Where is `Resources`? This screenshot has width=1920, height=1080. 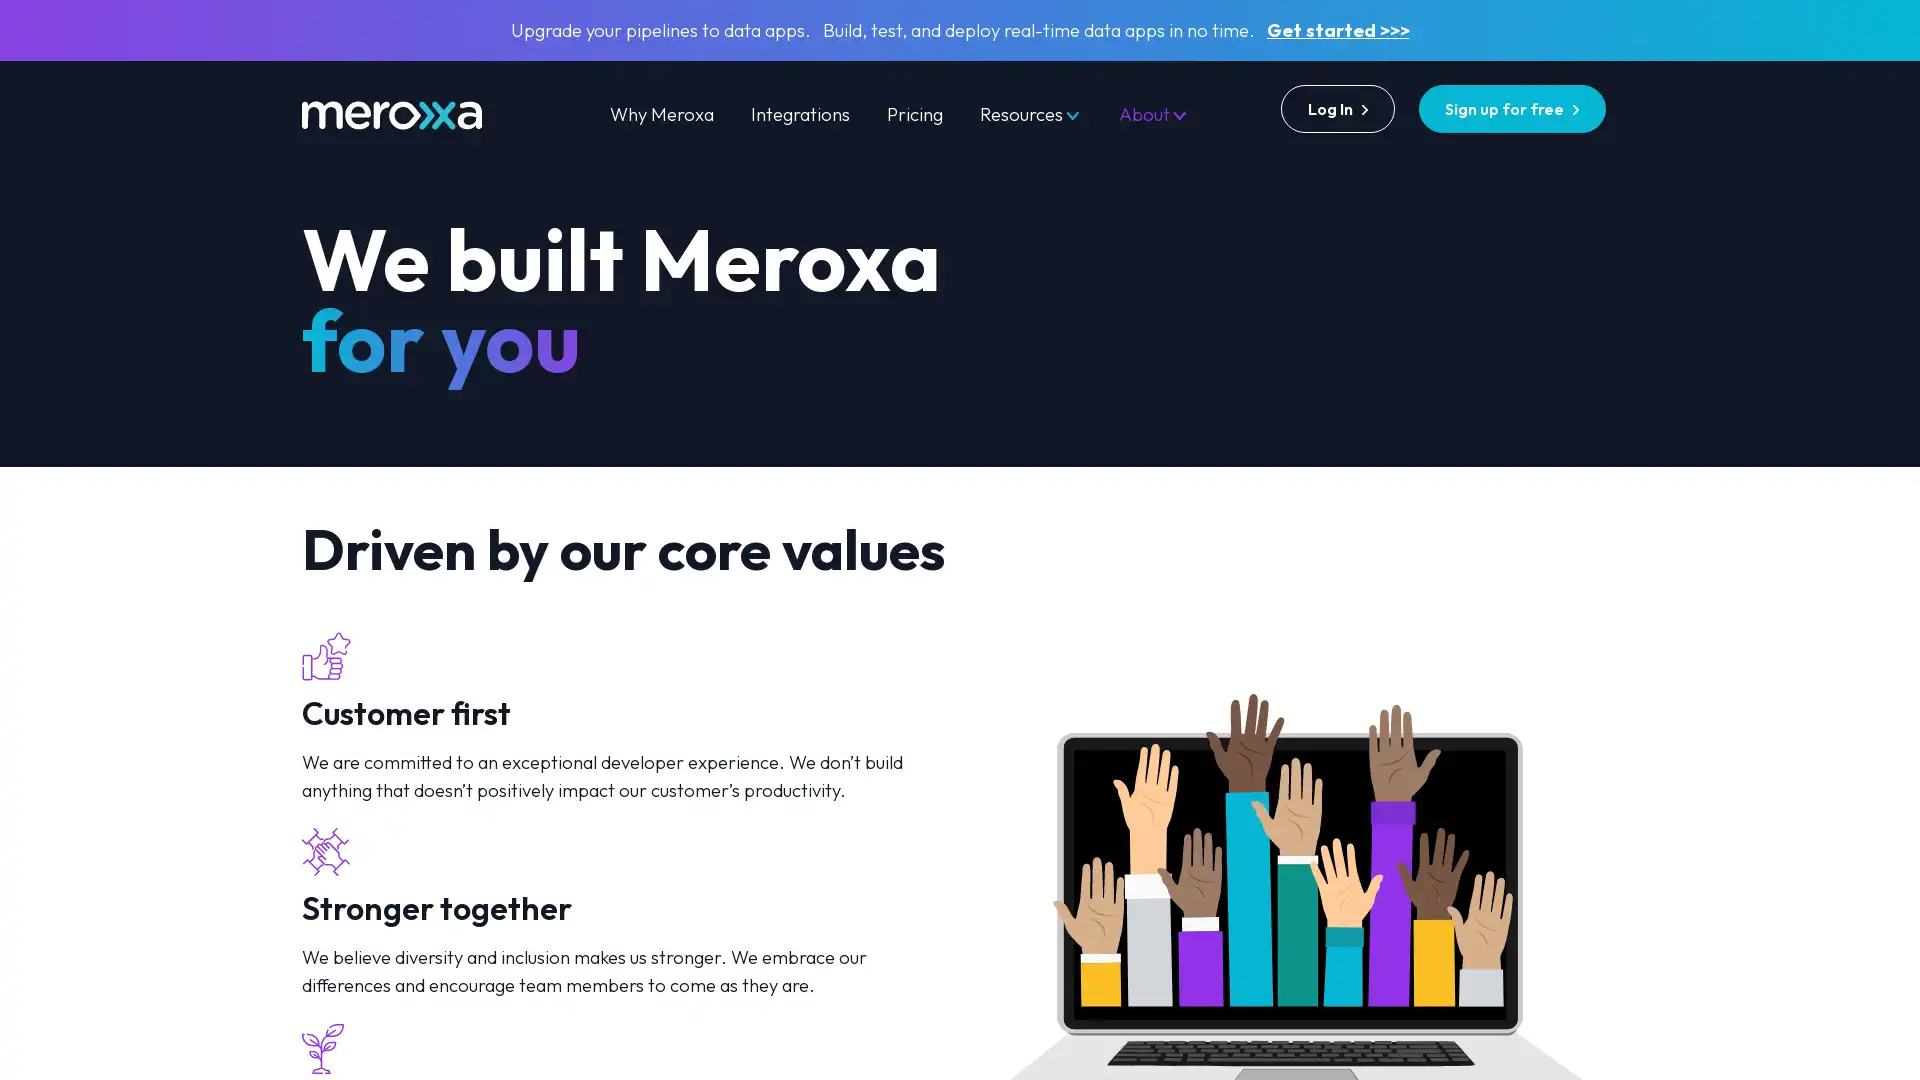
Resources is located at coordinates (1030, 115).